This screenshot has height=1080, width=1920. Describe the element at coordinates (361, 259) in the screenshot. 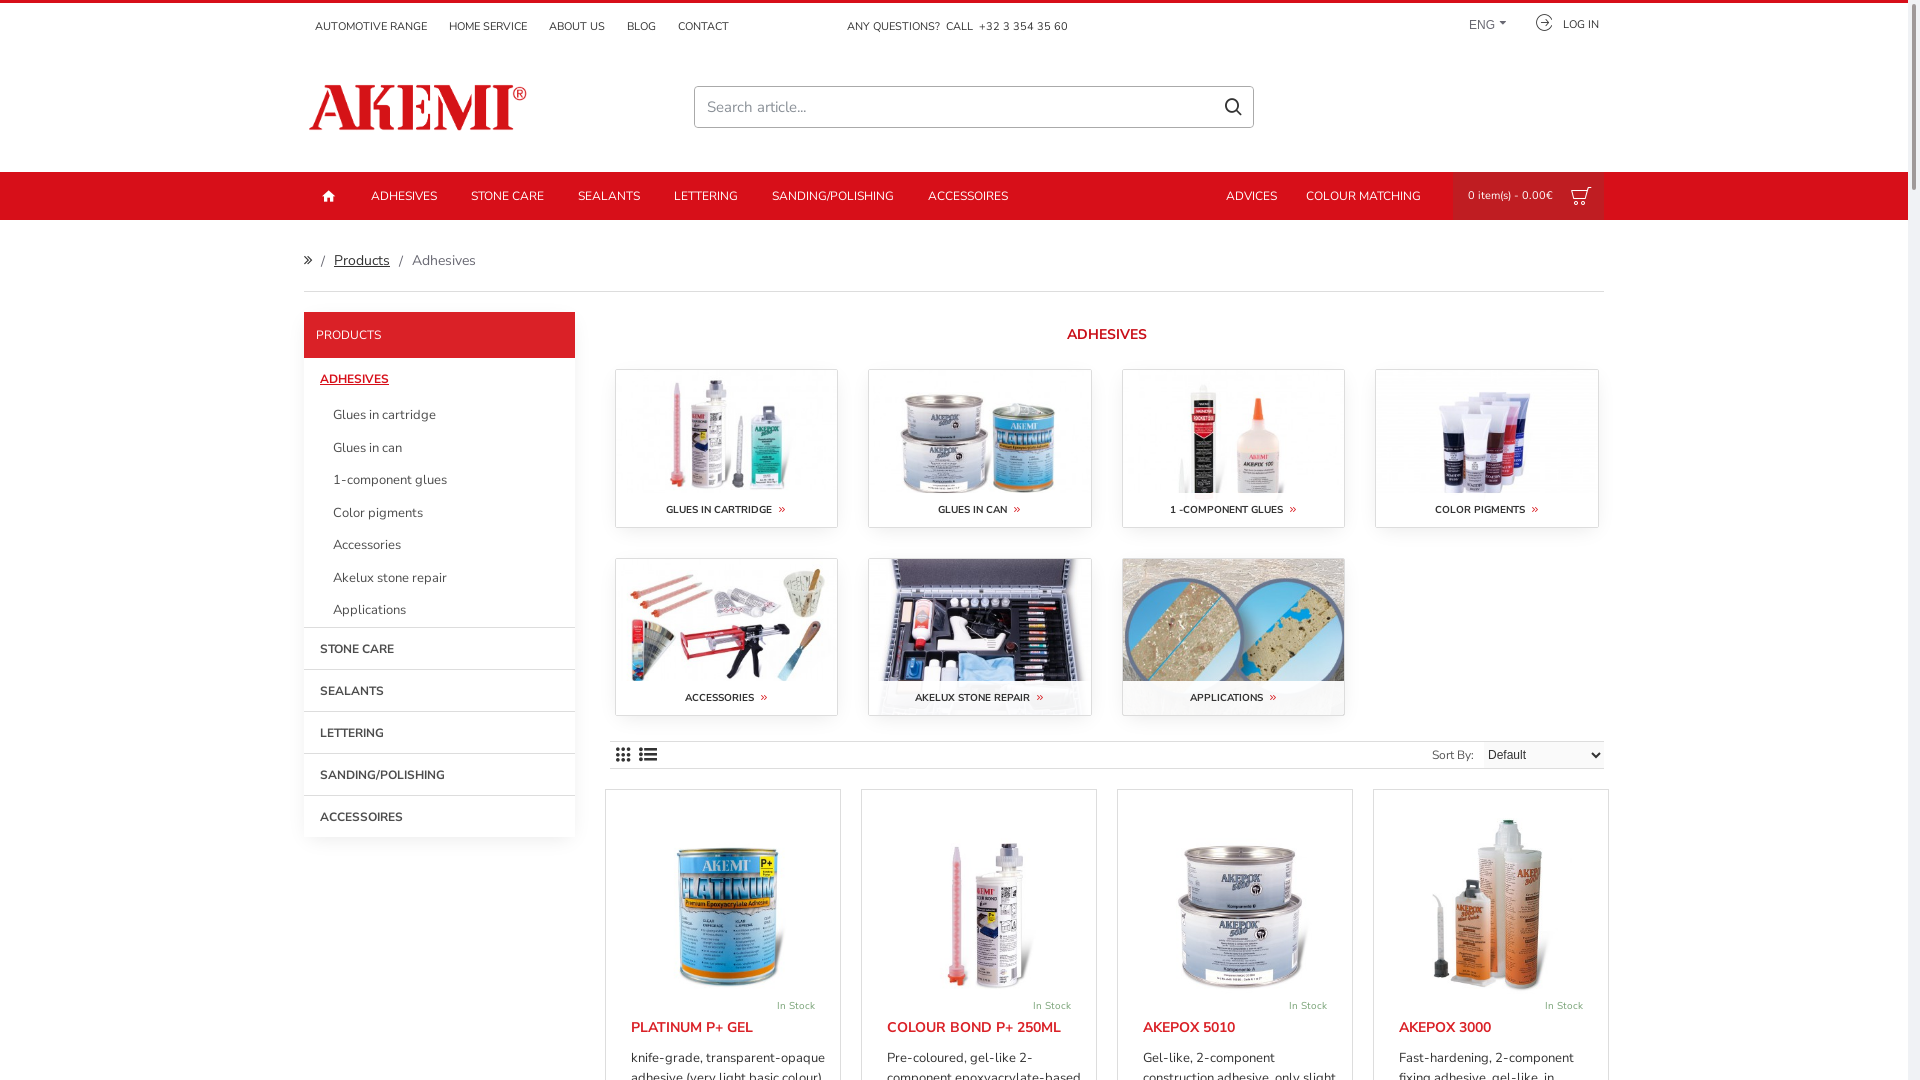

I see `'Products'` at that location.